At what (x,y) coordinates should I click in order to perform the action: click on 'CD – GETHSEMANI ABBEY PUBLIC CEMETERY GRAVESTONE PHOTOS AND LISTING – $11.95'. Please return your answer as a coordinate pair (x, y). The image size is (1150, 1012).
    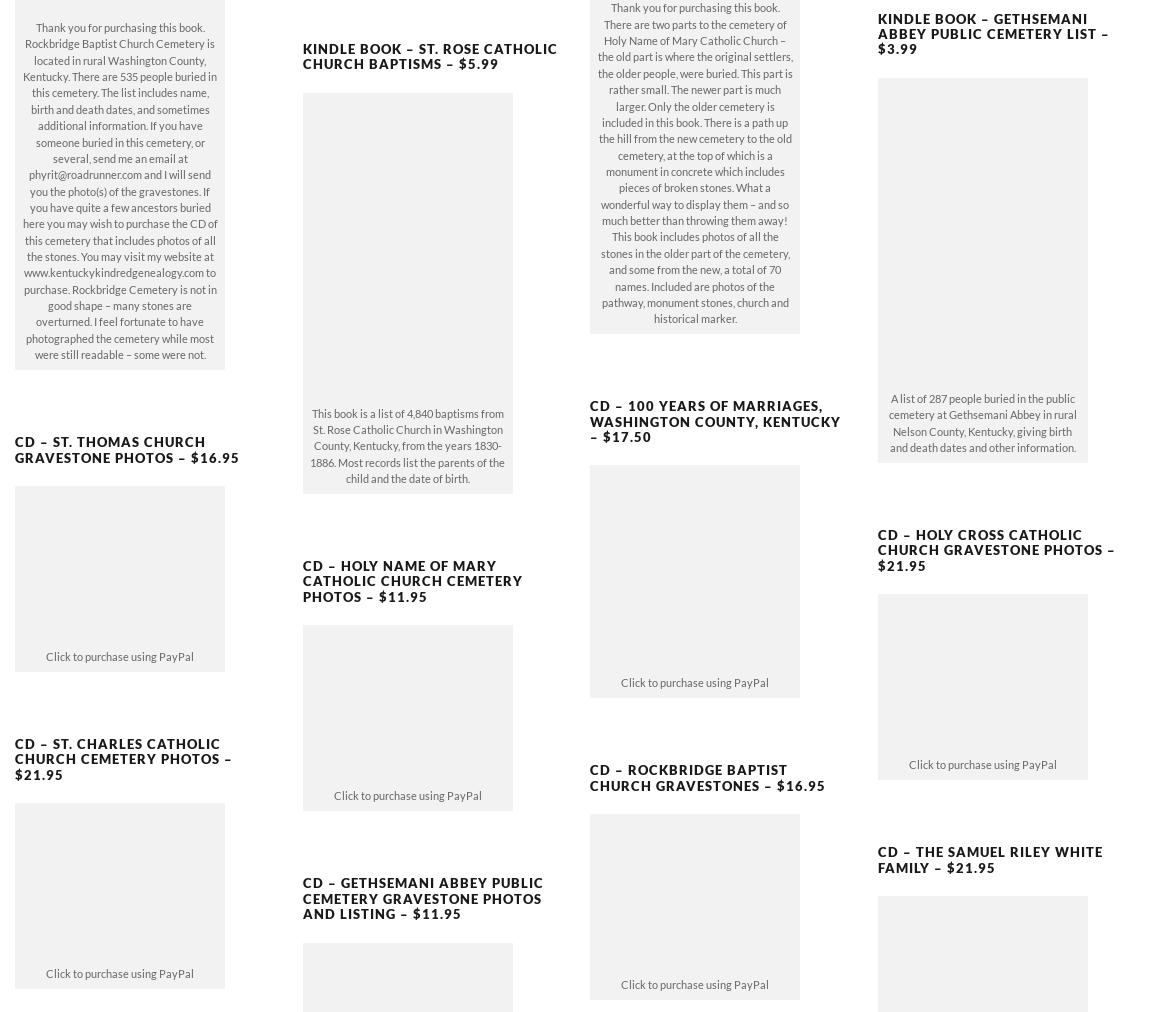
    Looking at the image, I should click on (422, 864).